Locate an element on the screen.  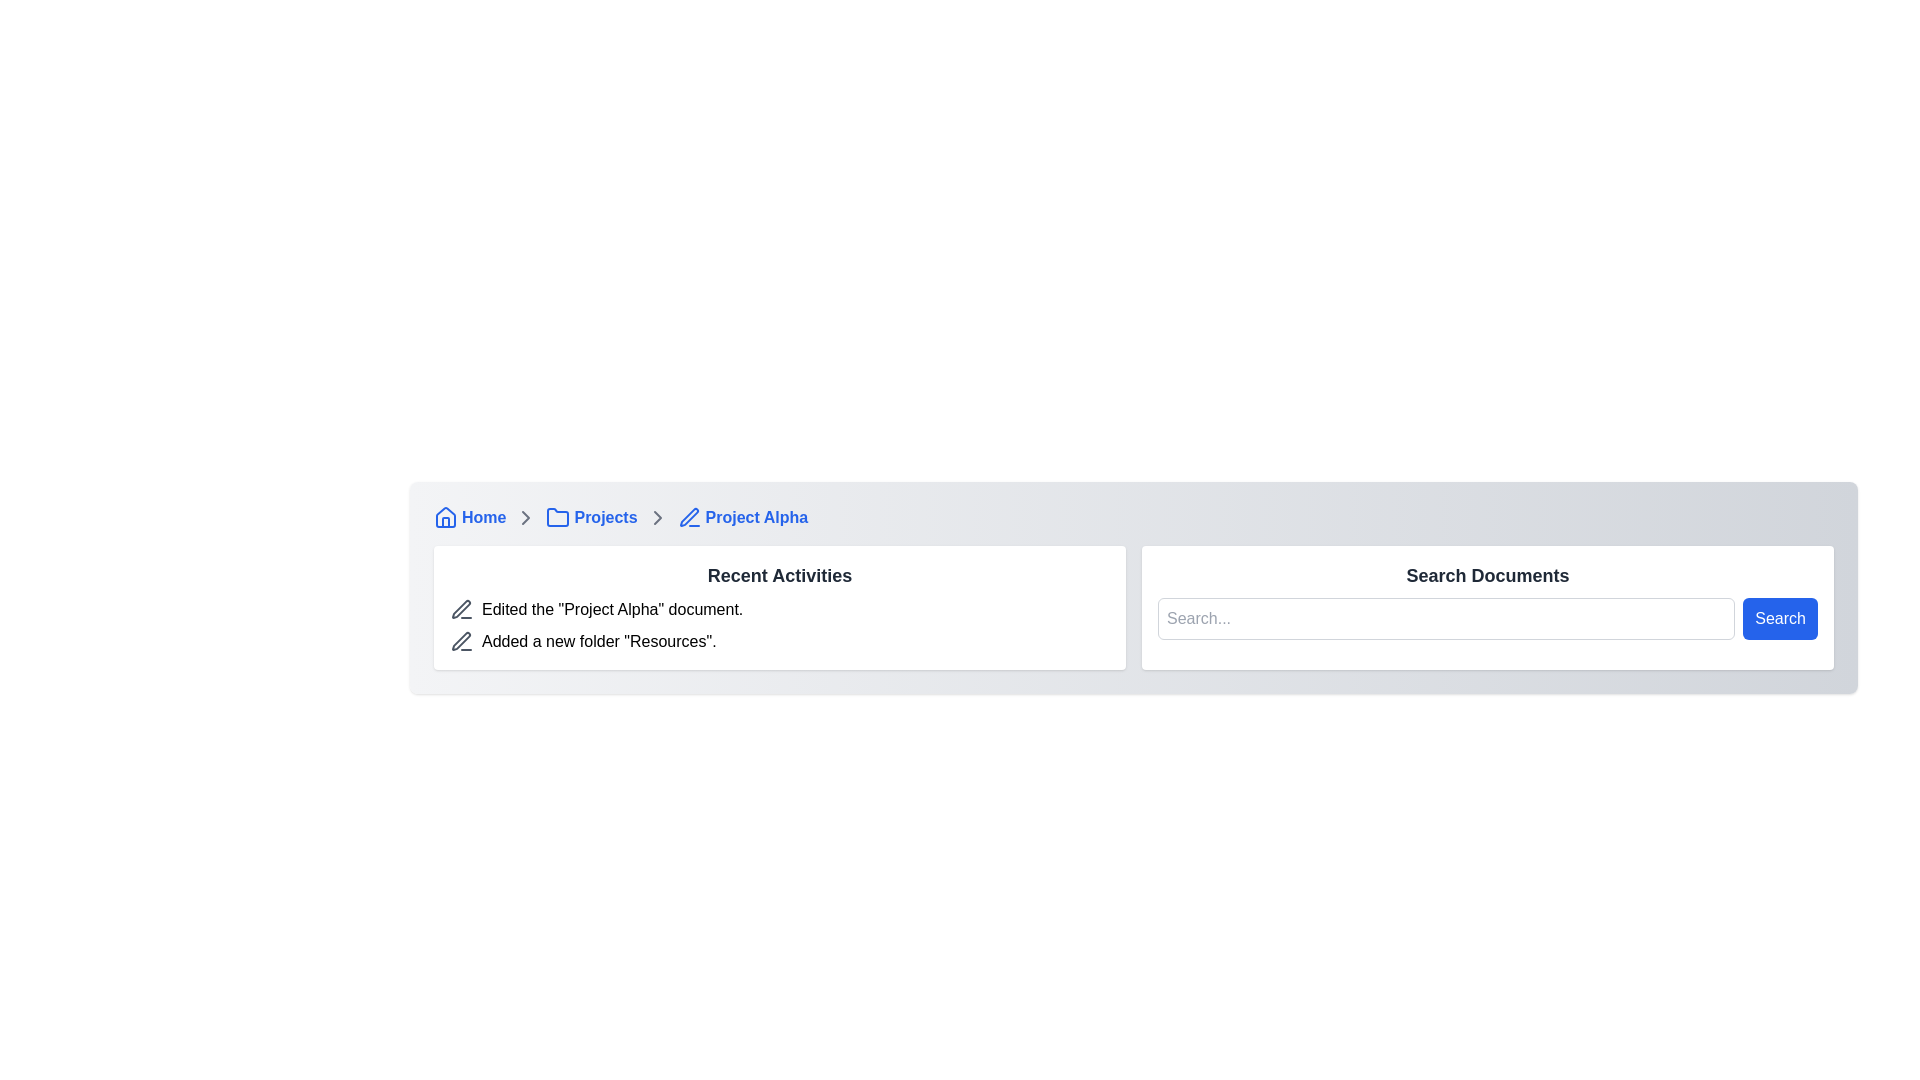
the Static text header that indicates the user's recent activities, located at the top-center of the rectangular card below the breadcrumb navigation bar is located at coordinates (778, 575).